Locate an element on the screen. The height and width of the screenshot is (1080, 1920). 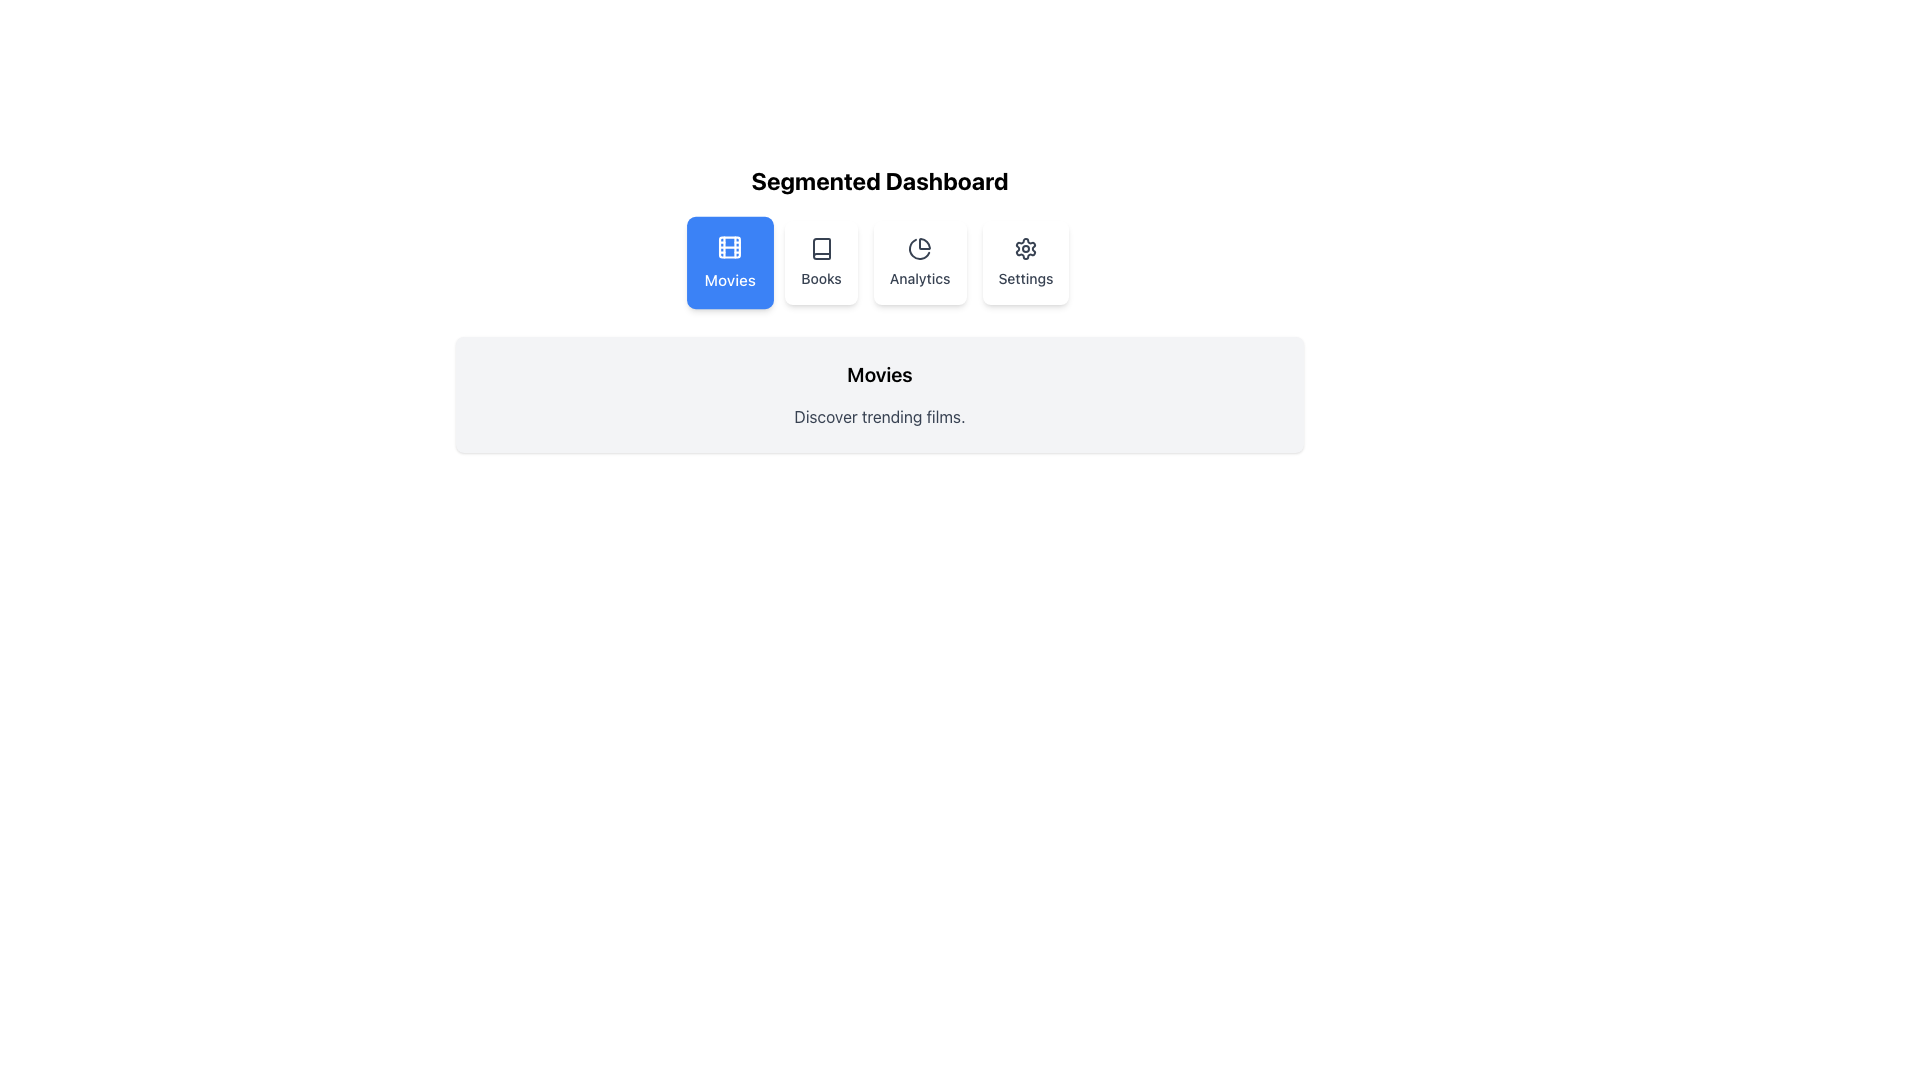
the SVG icon representing a pie chart within the 'Analytics' tile, which is centrally located above the label text 'Analytics.' is located at coordinates (919, 248).